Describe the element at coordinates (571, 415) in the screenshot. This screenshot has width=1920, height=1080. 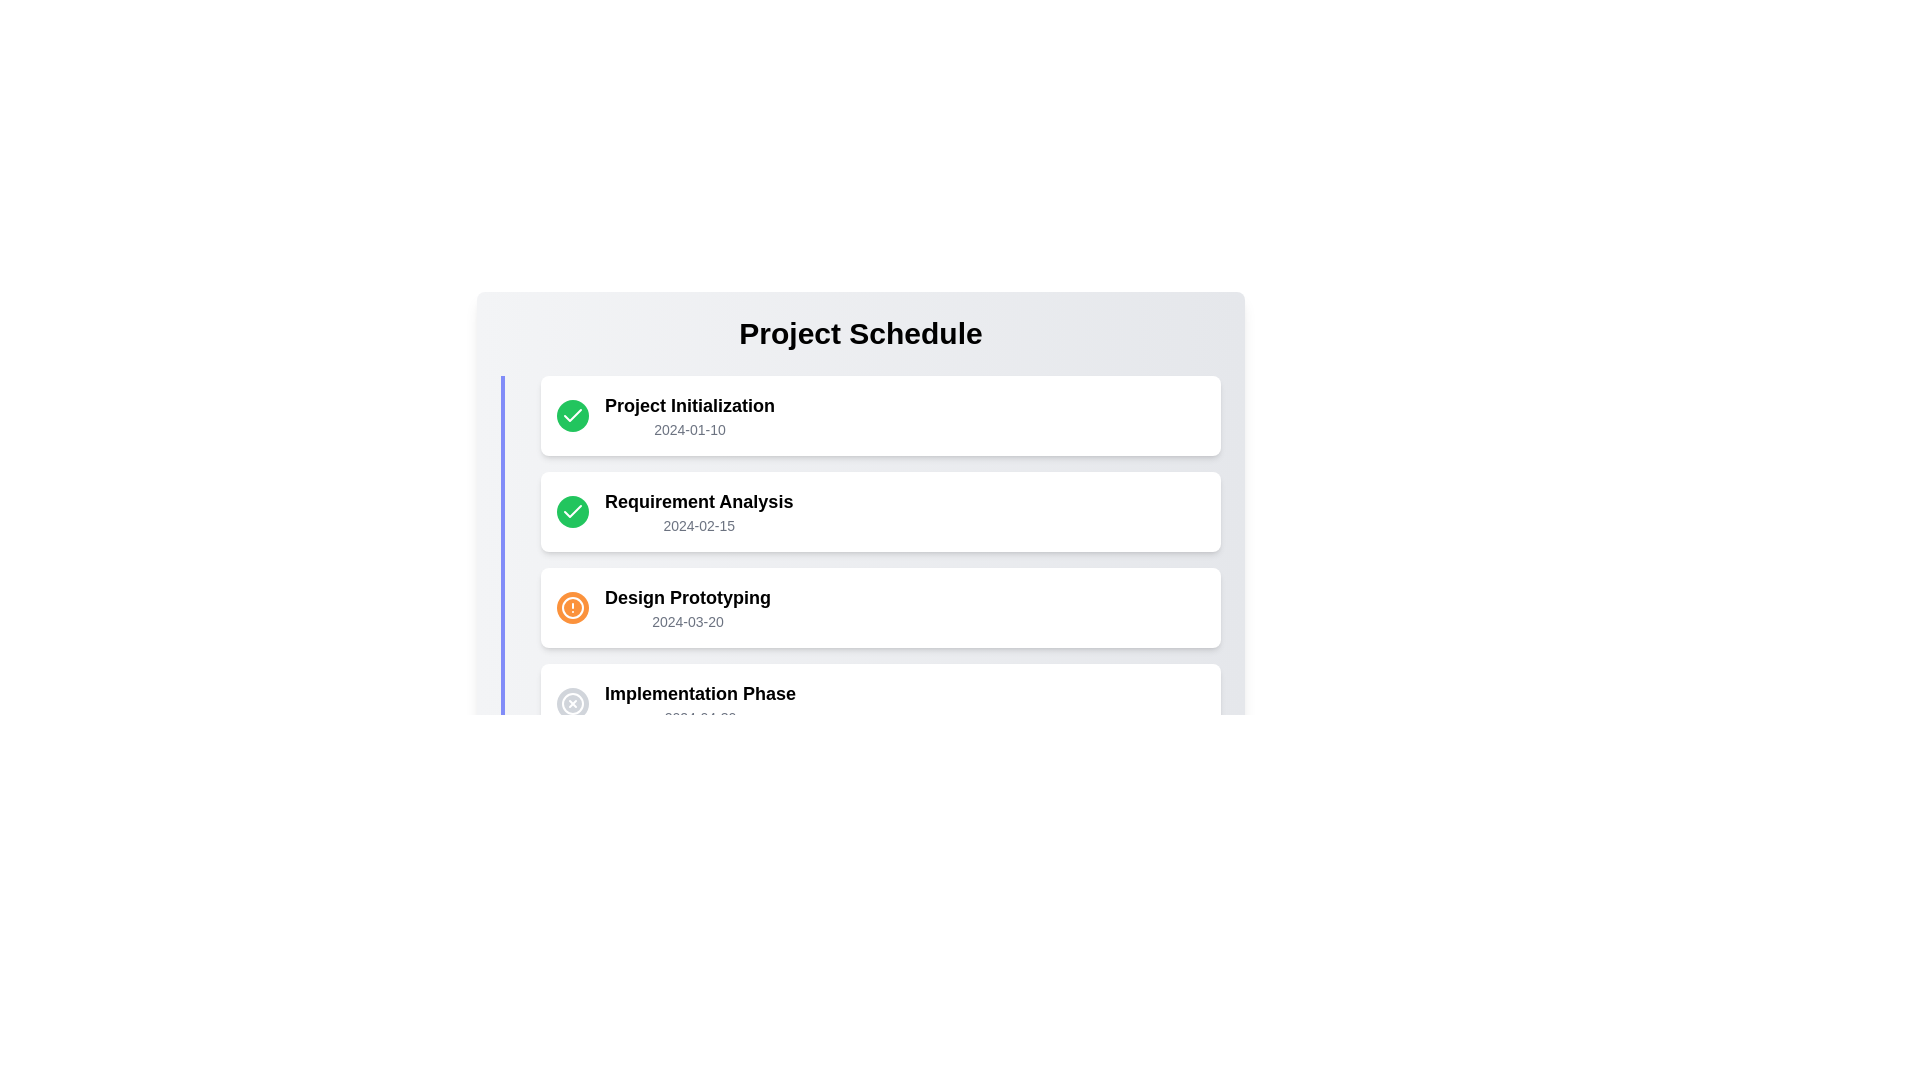
I see `the circular green button with a white checkmark icon, located at the top-left area of the 'Project Initialization' item dated '2024-01-10'` at that location.